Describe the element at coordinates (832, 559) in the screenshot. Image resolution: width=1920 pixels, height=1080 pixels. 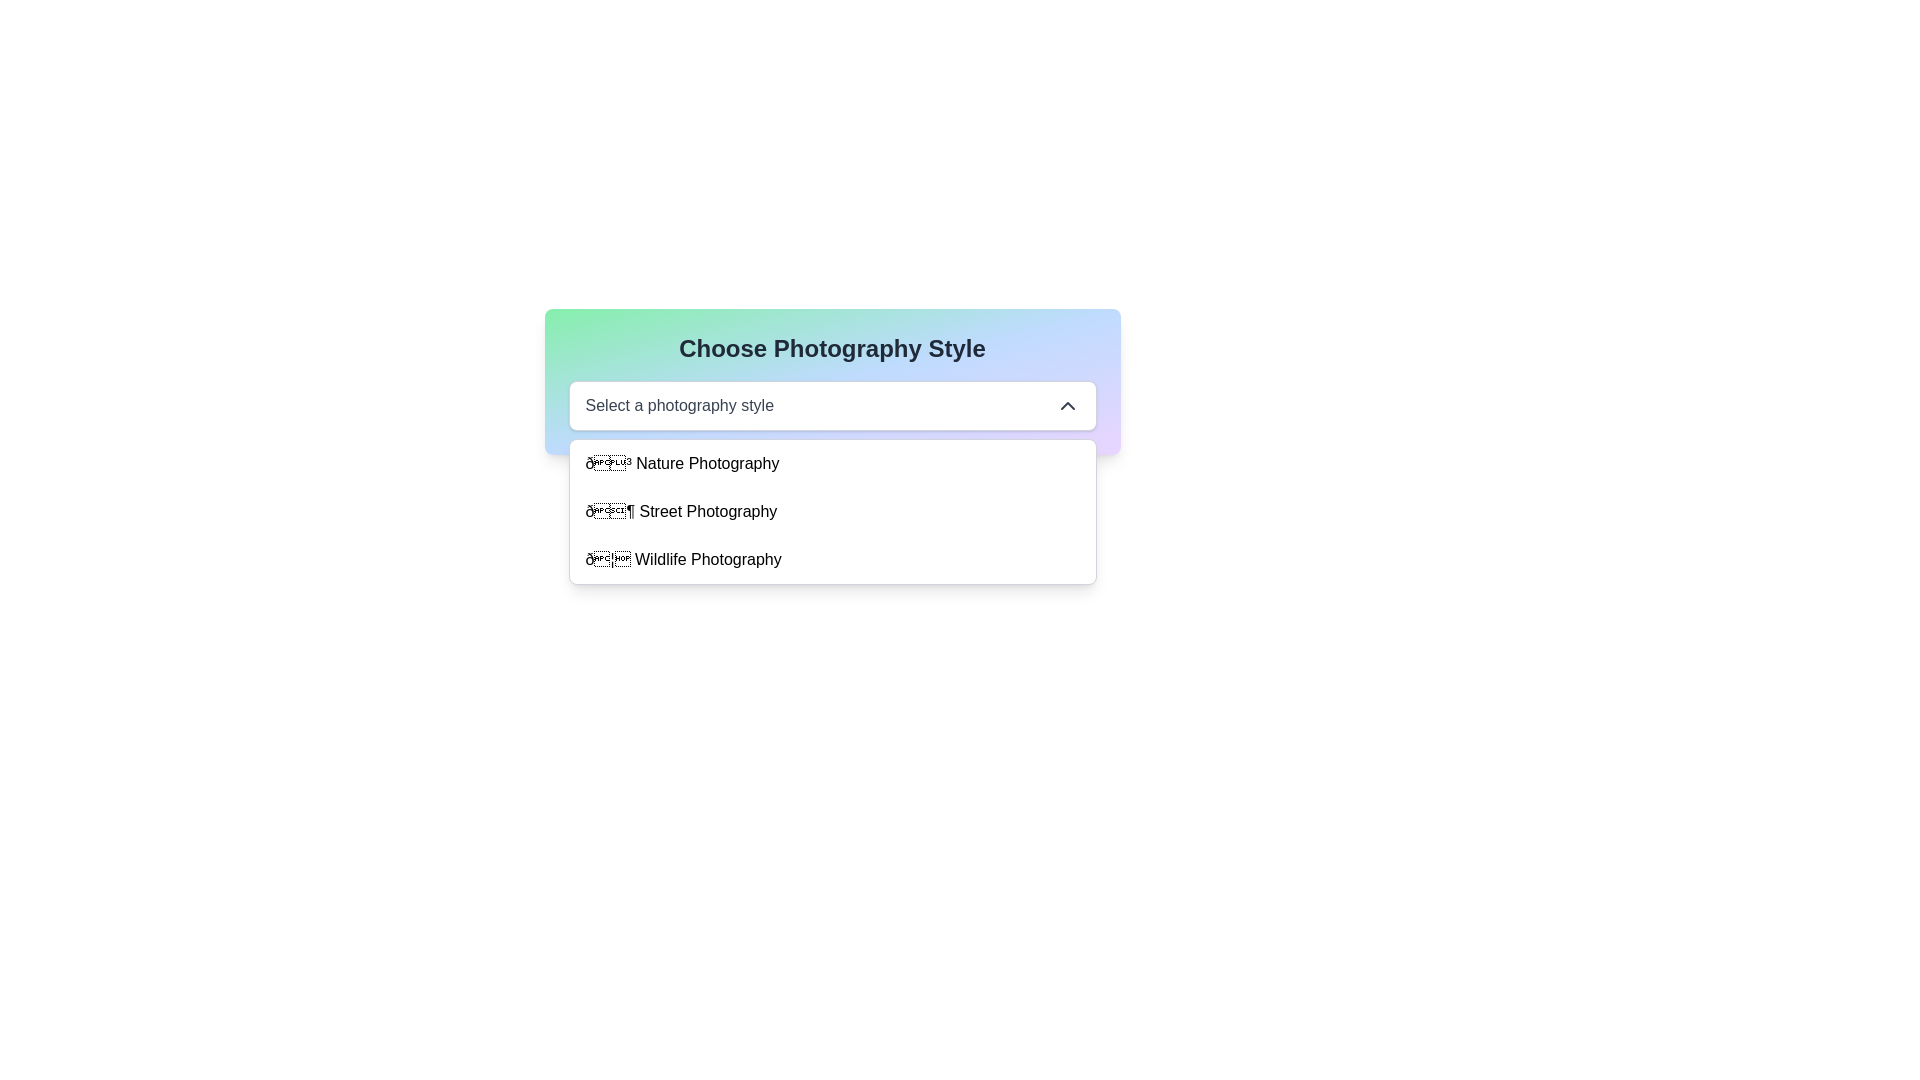
I see `the '🦁 Wildlife Photography' dropdown menu option` at that location.